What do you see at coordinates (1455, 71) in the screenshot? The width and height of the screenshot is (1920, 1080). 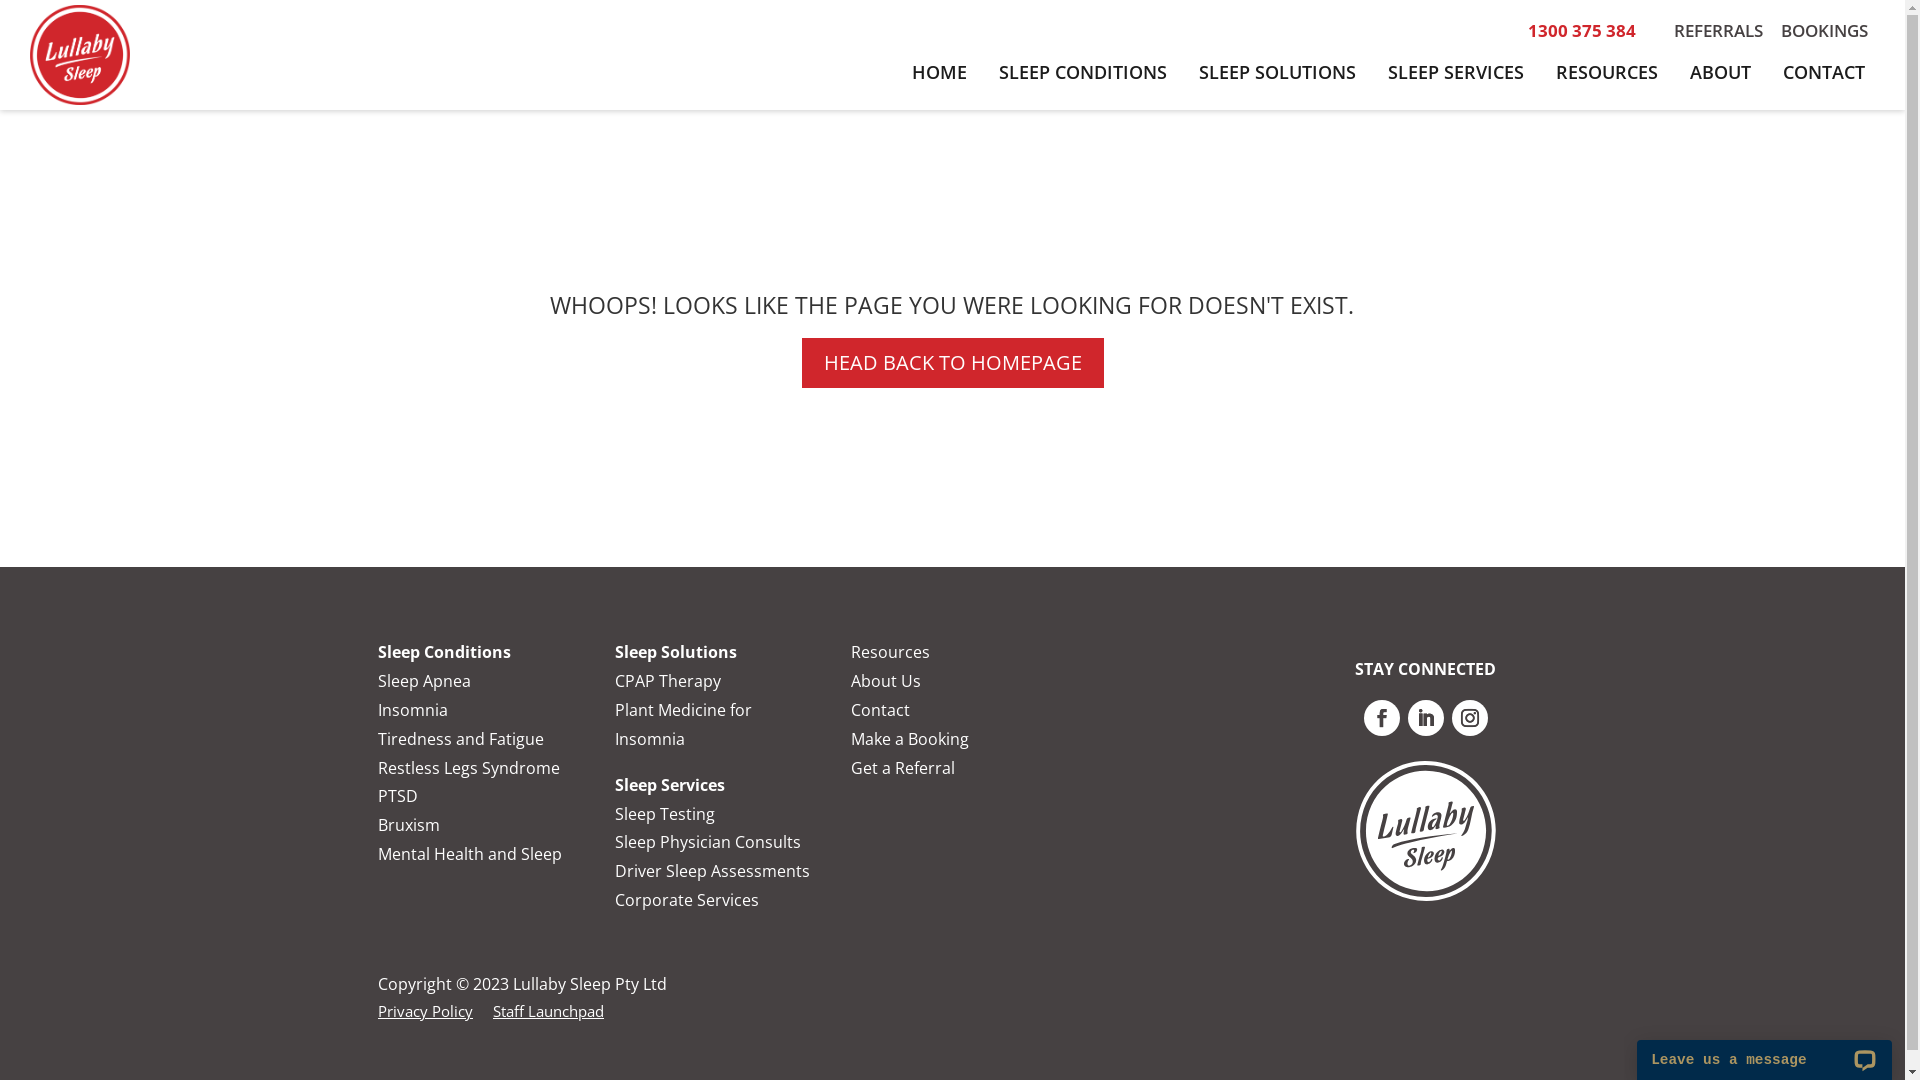 I see `'SLEEP SERVICES'` at bounding box center [1455, 71].